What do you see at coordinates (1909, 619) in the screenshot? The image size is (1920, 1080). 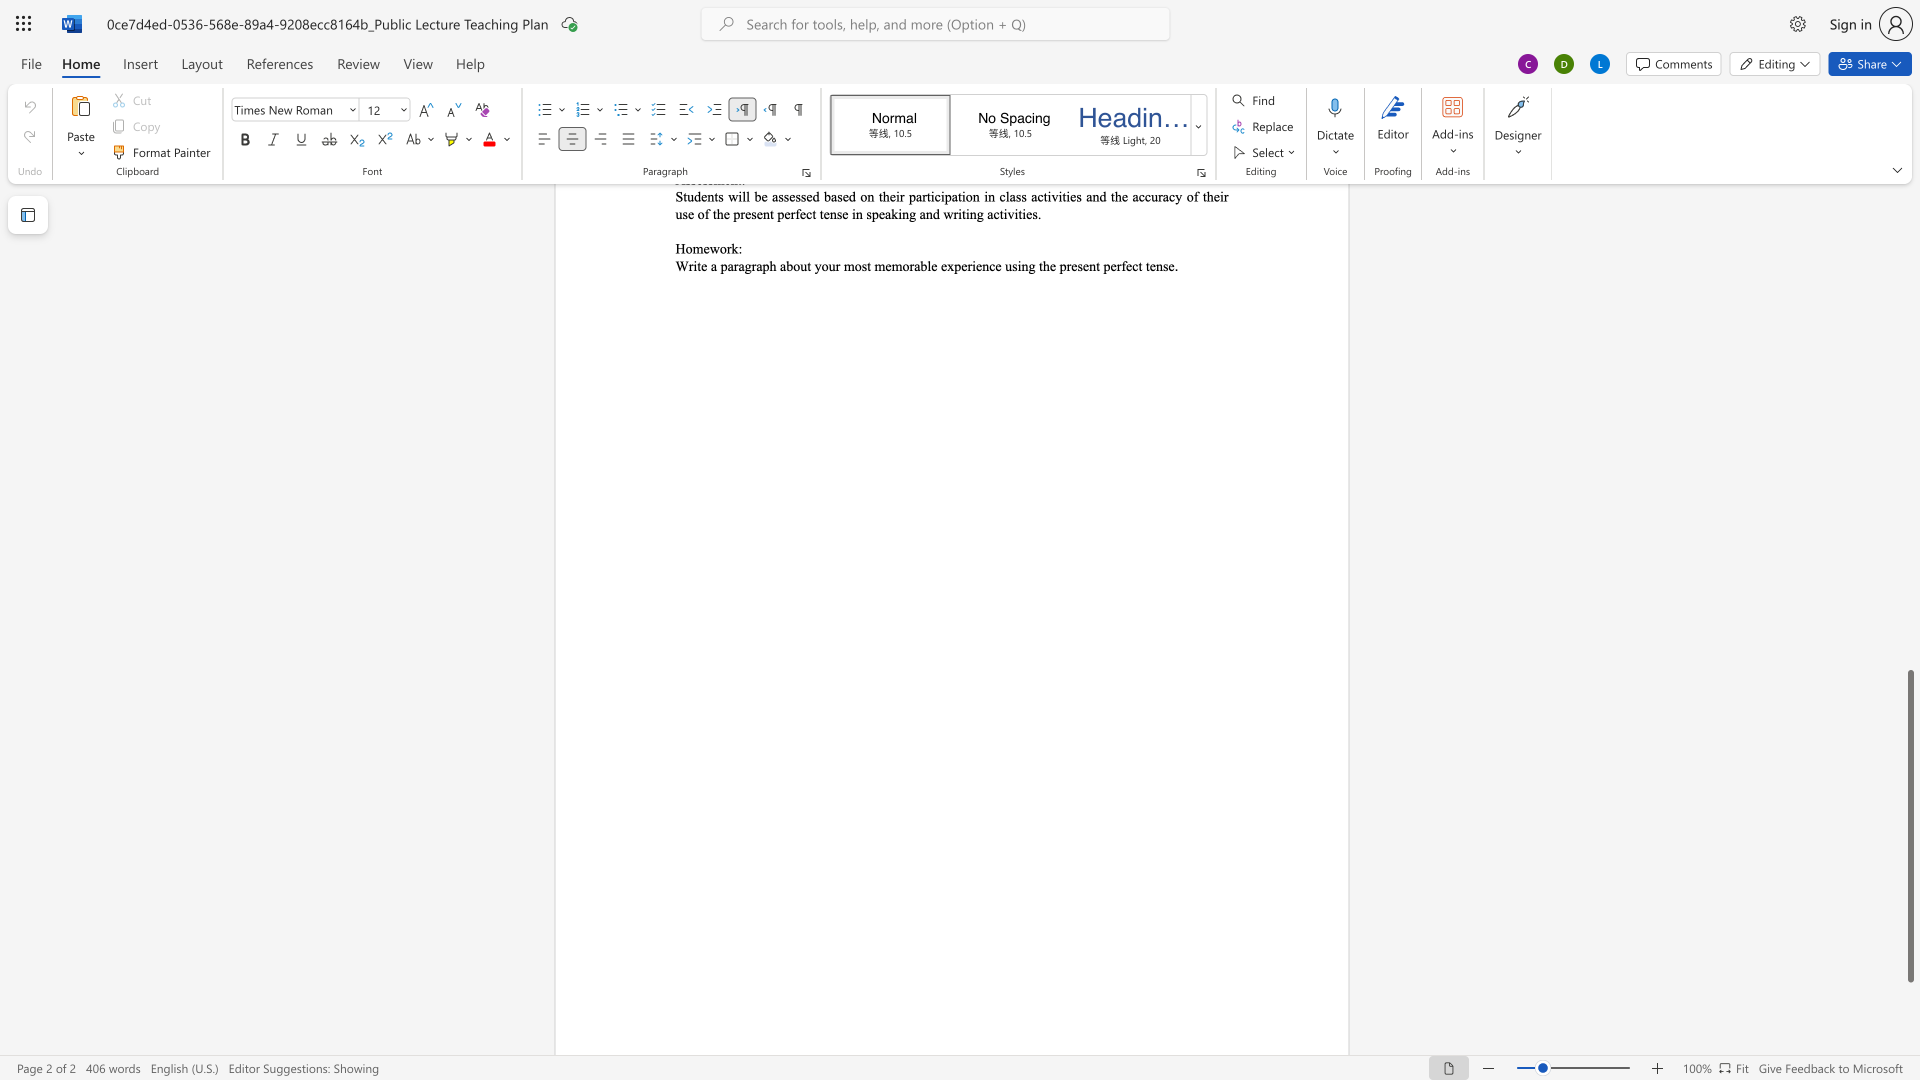 I see `the scrollbar on the right side to scroll the page up` at bounding box center [1909, 619].